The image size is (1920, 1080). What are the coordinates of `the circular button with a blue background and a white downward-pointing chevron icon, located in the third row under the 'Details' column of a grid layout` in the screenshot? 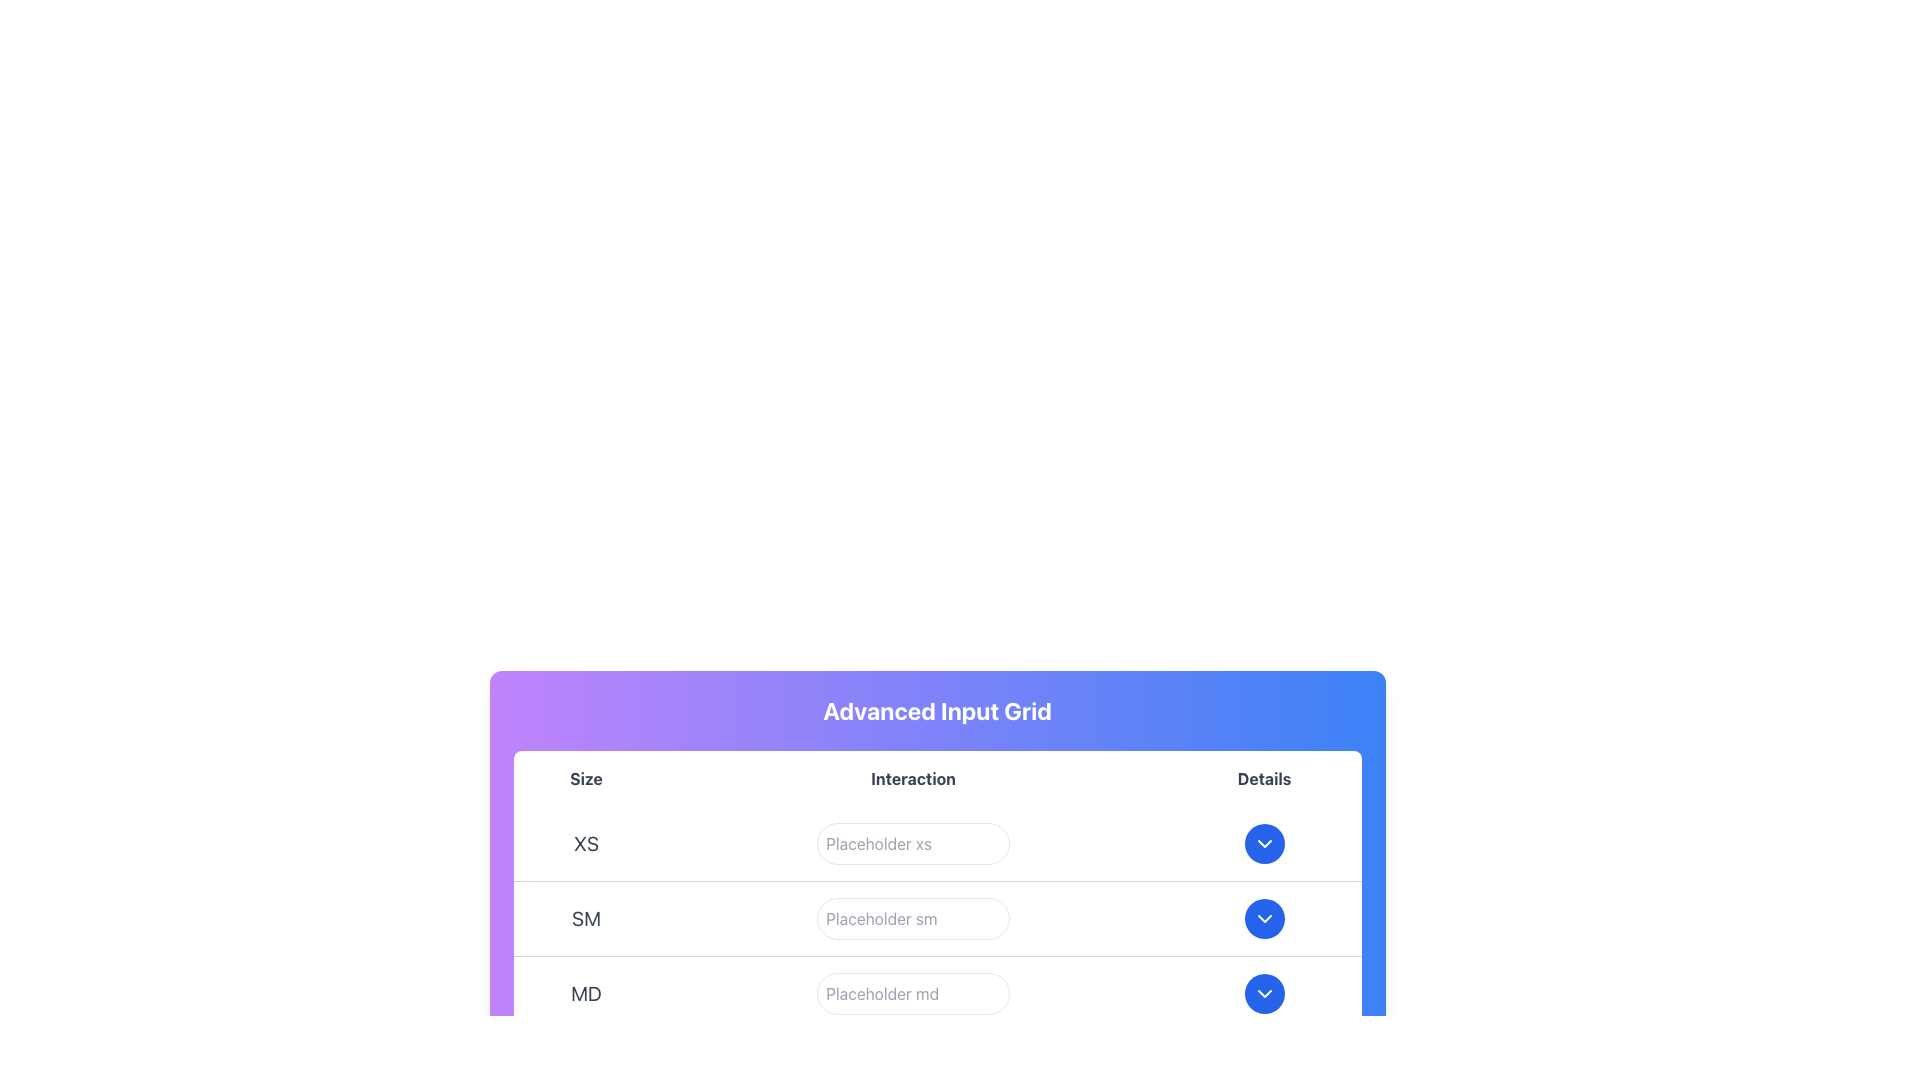 It's located at (1263, 994).